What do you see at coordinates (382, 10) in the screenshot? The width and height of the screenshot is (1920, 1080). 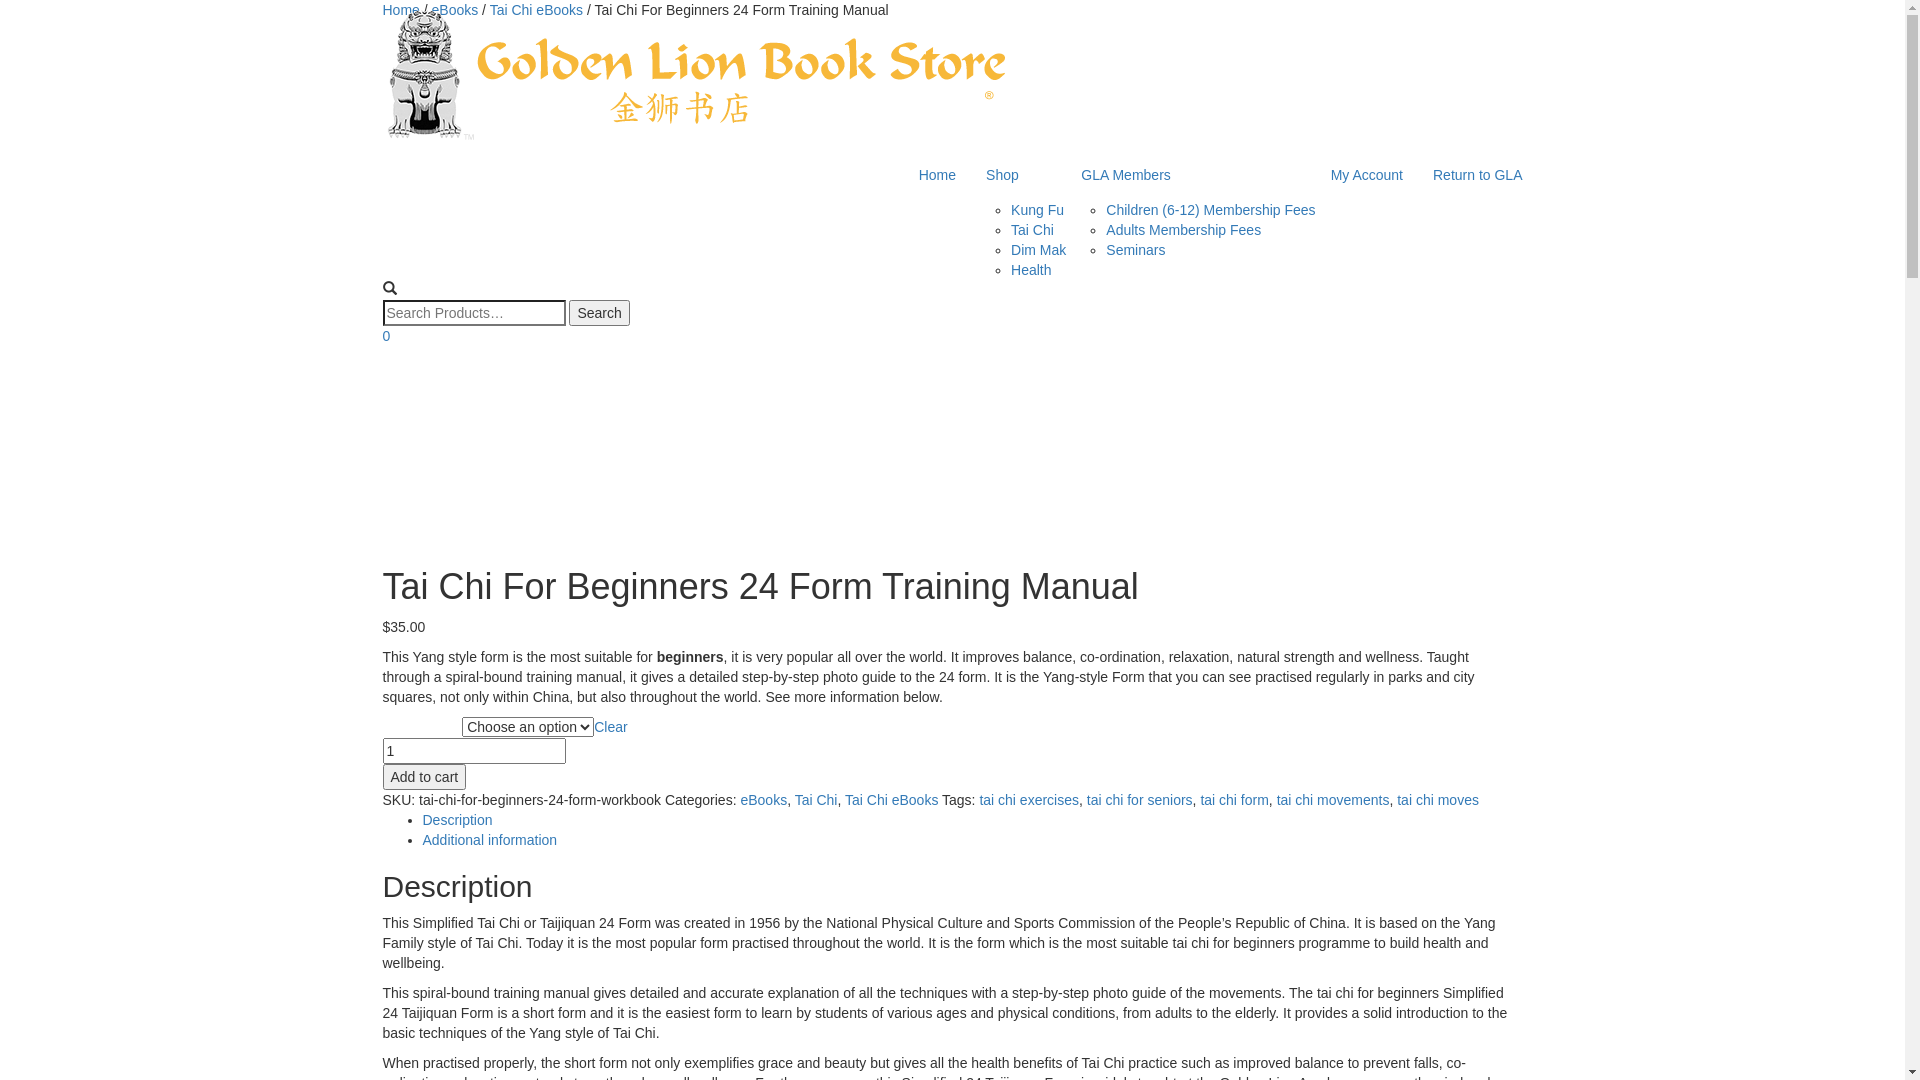 I see `'Home'` at bounding box center [382, 10].